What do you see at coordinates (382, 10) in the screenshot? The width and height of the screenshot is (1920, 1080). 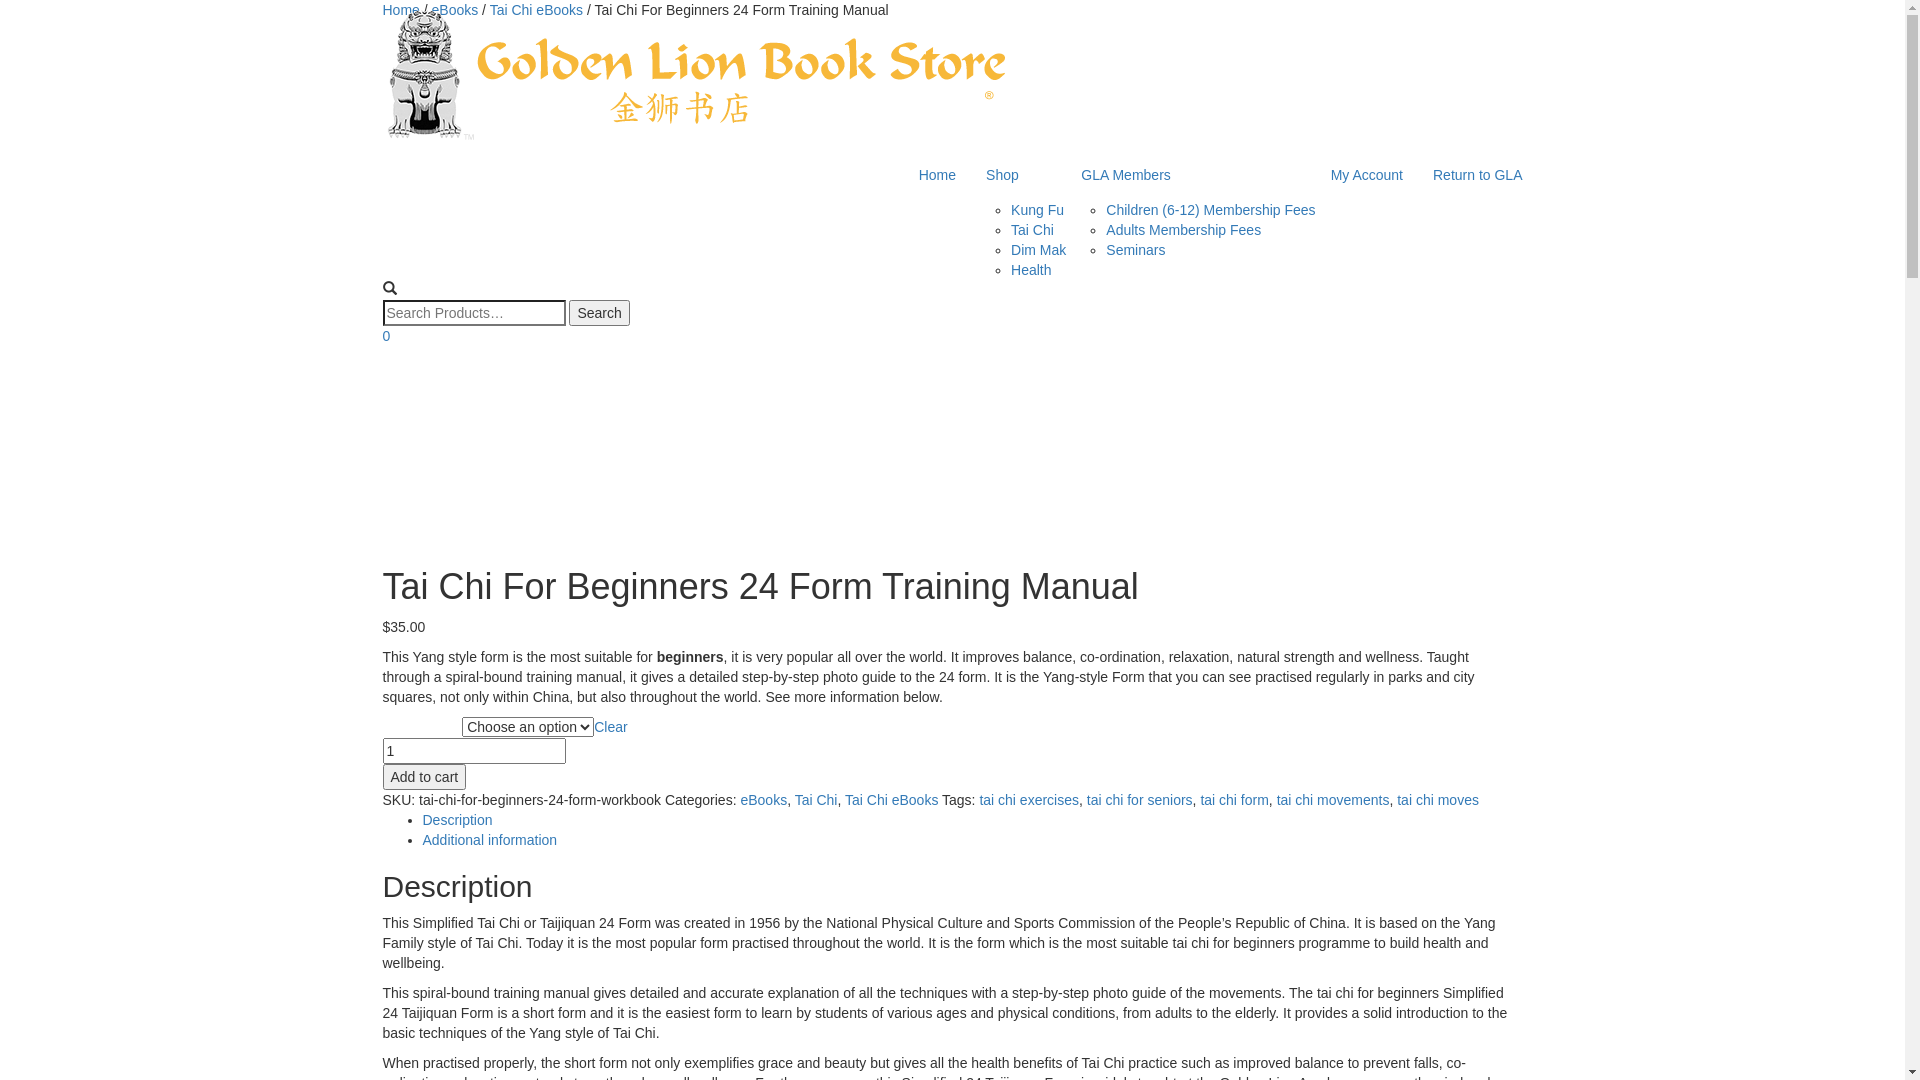 I see `'Home'` at bounding box center [382, 10].